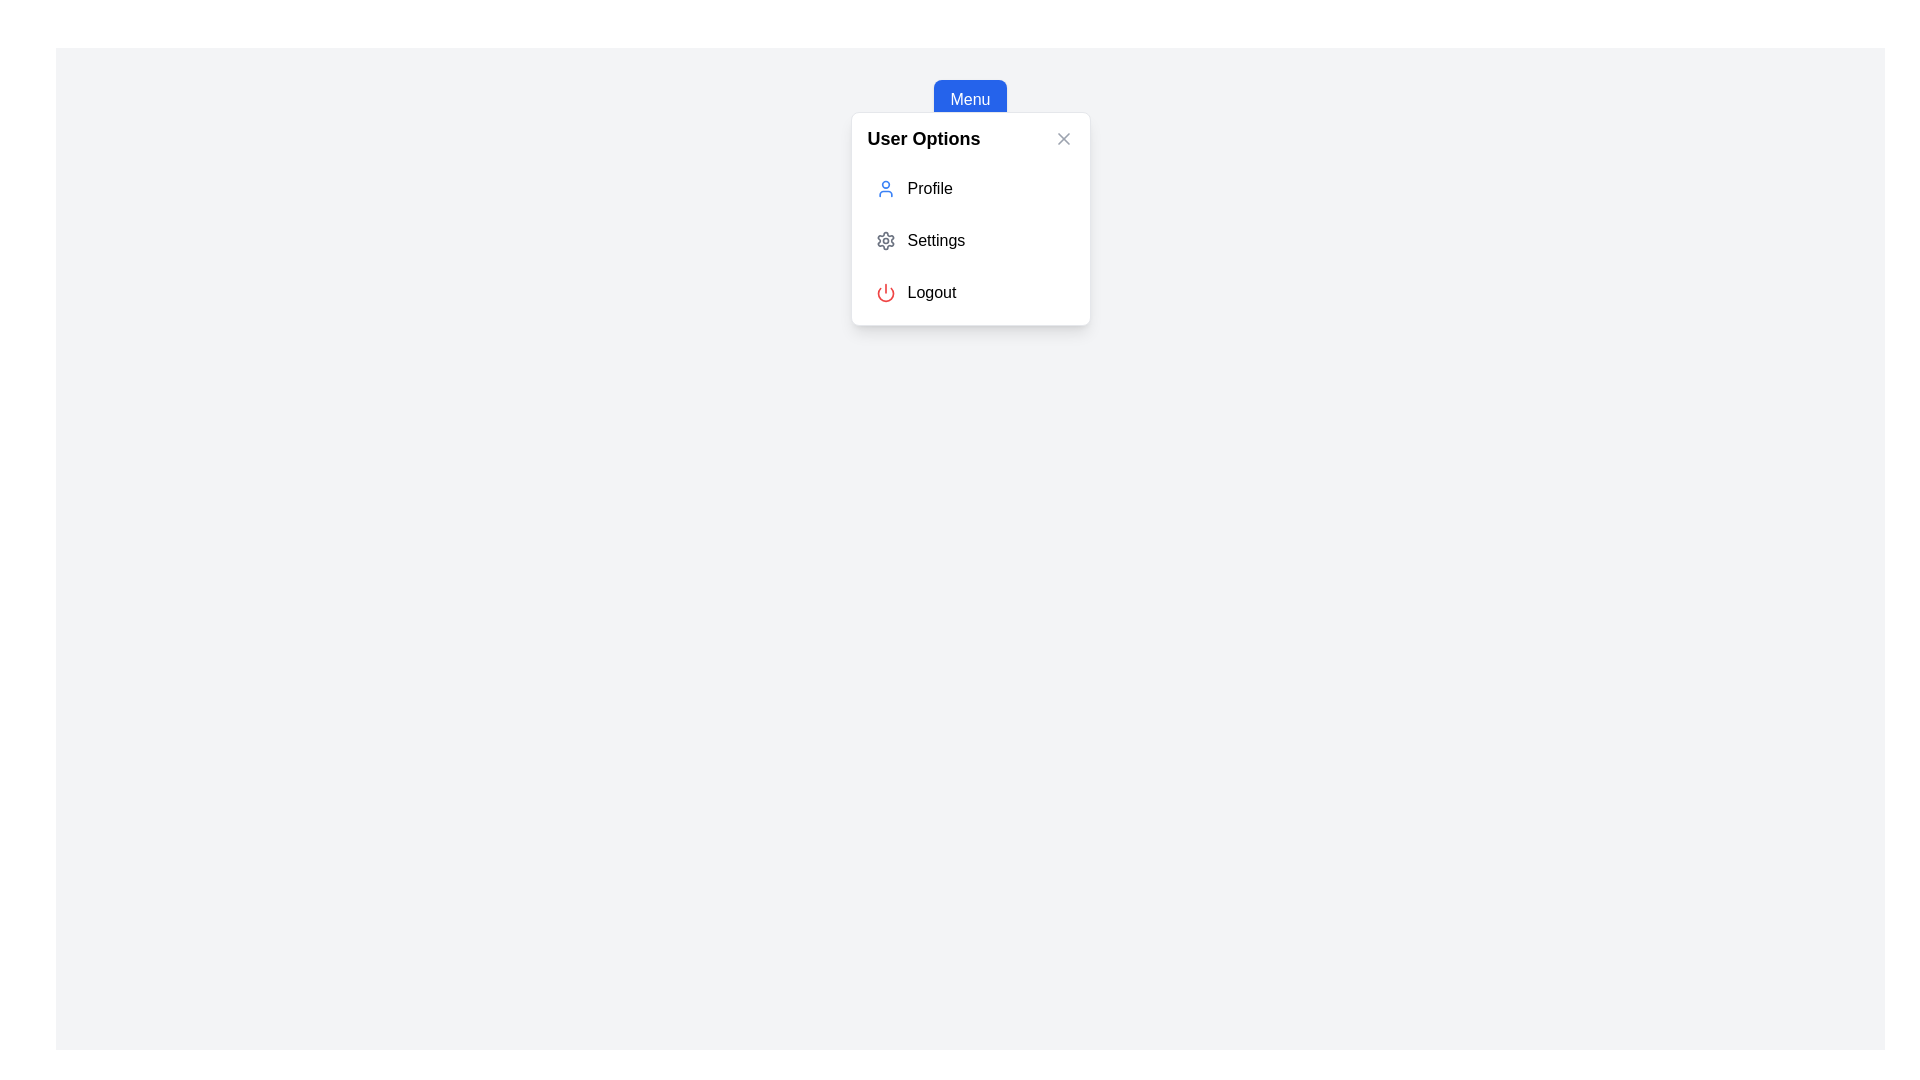  Describe the element at coordinates (970, 293) in the screenshot. I see `the logout button located in the 'User Options' dropdown menu, which is the third item below 'Profile' and 'Settings', to log out of the application` at that location.